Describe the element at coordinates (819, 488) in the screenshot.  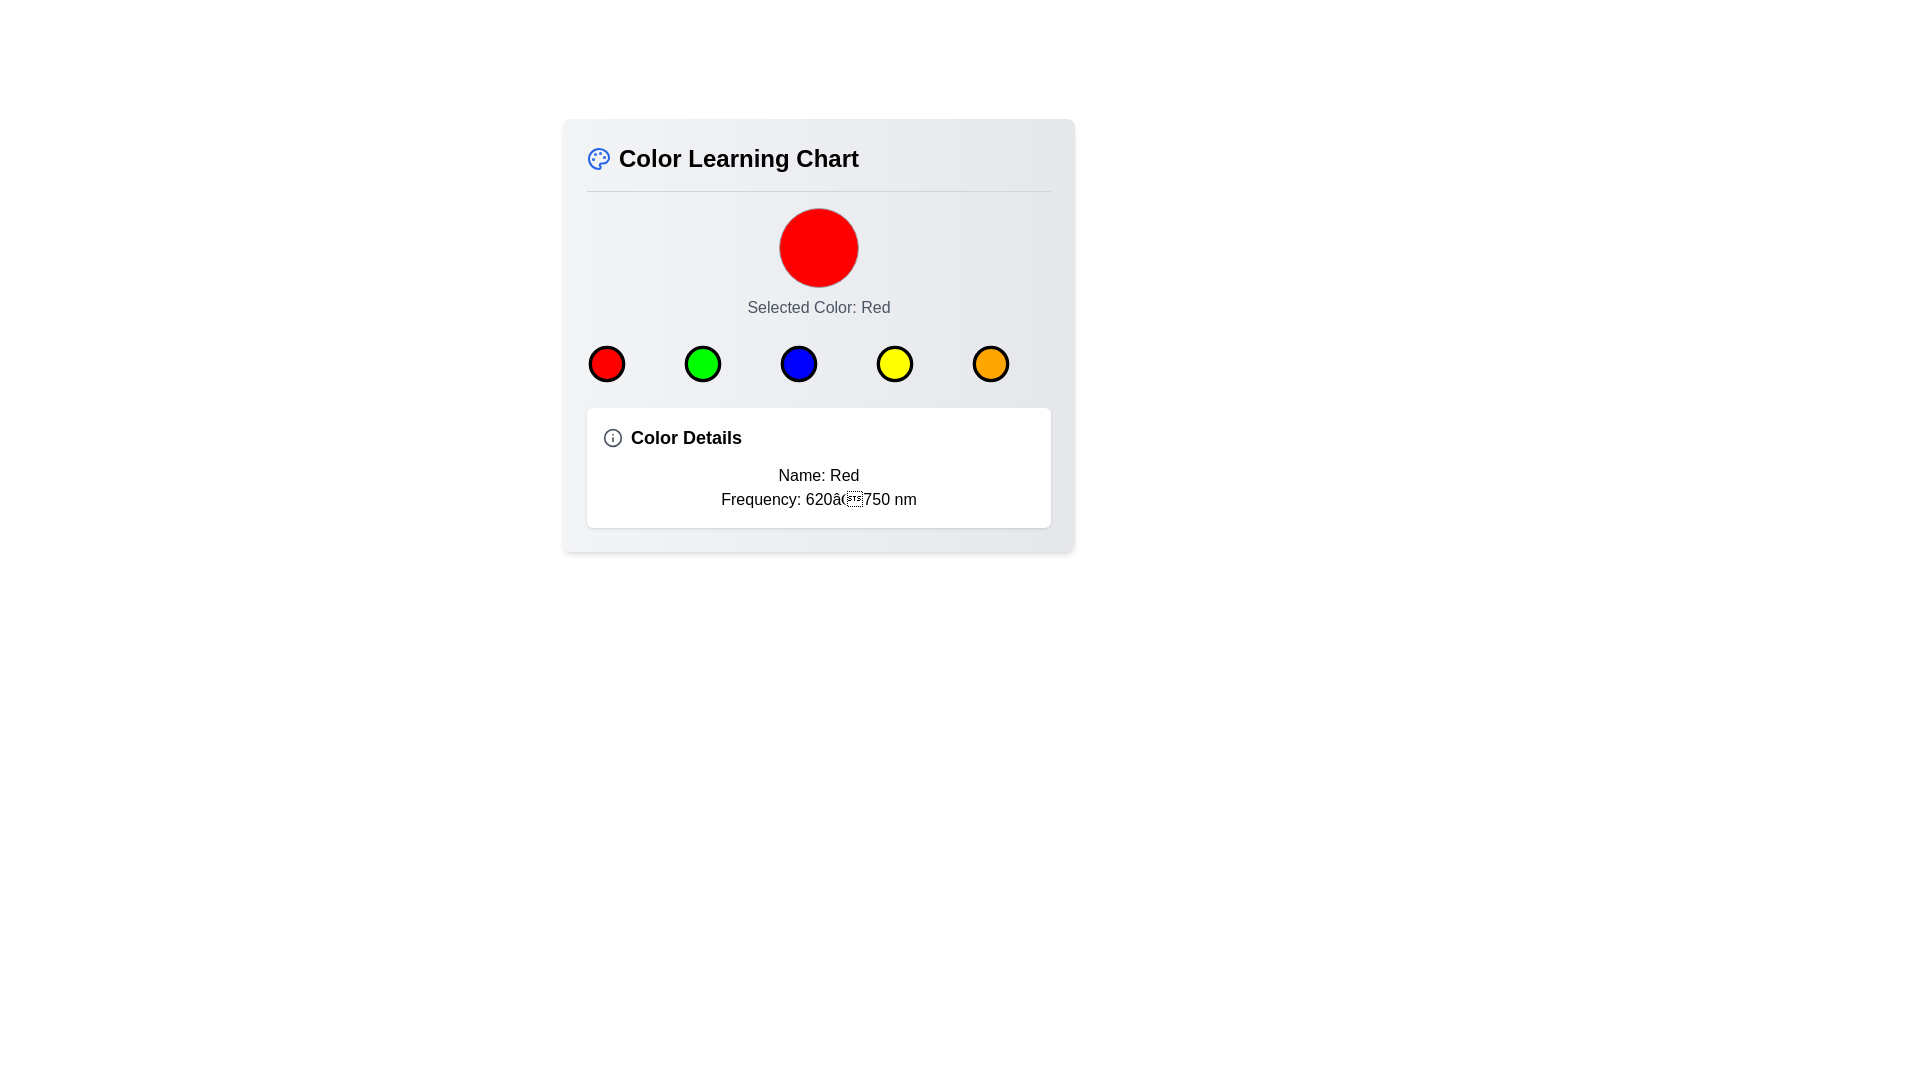
I see `static text element displaying 'Name: Red' and 'Frequency: 620–750 nm' located in the 'Color Details' box` at that location.